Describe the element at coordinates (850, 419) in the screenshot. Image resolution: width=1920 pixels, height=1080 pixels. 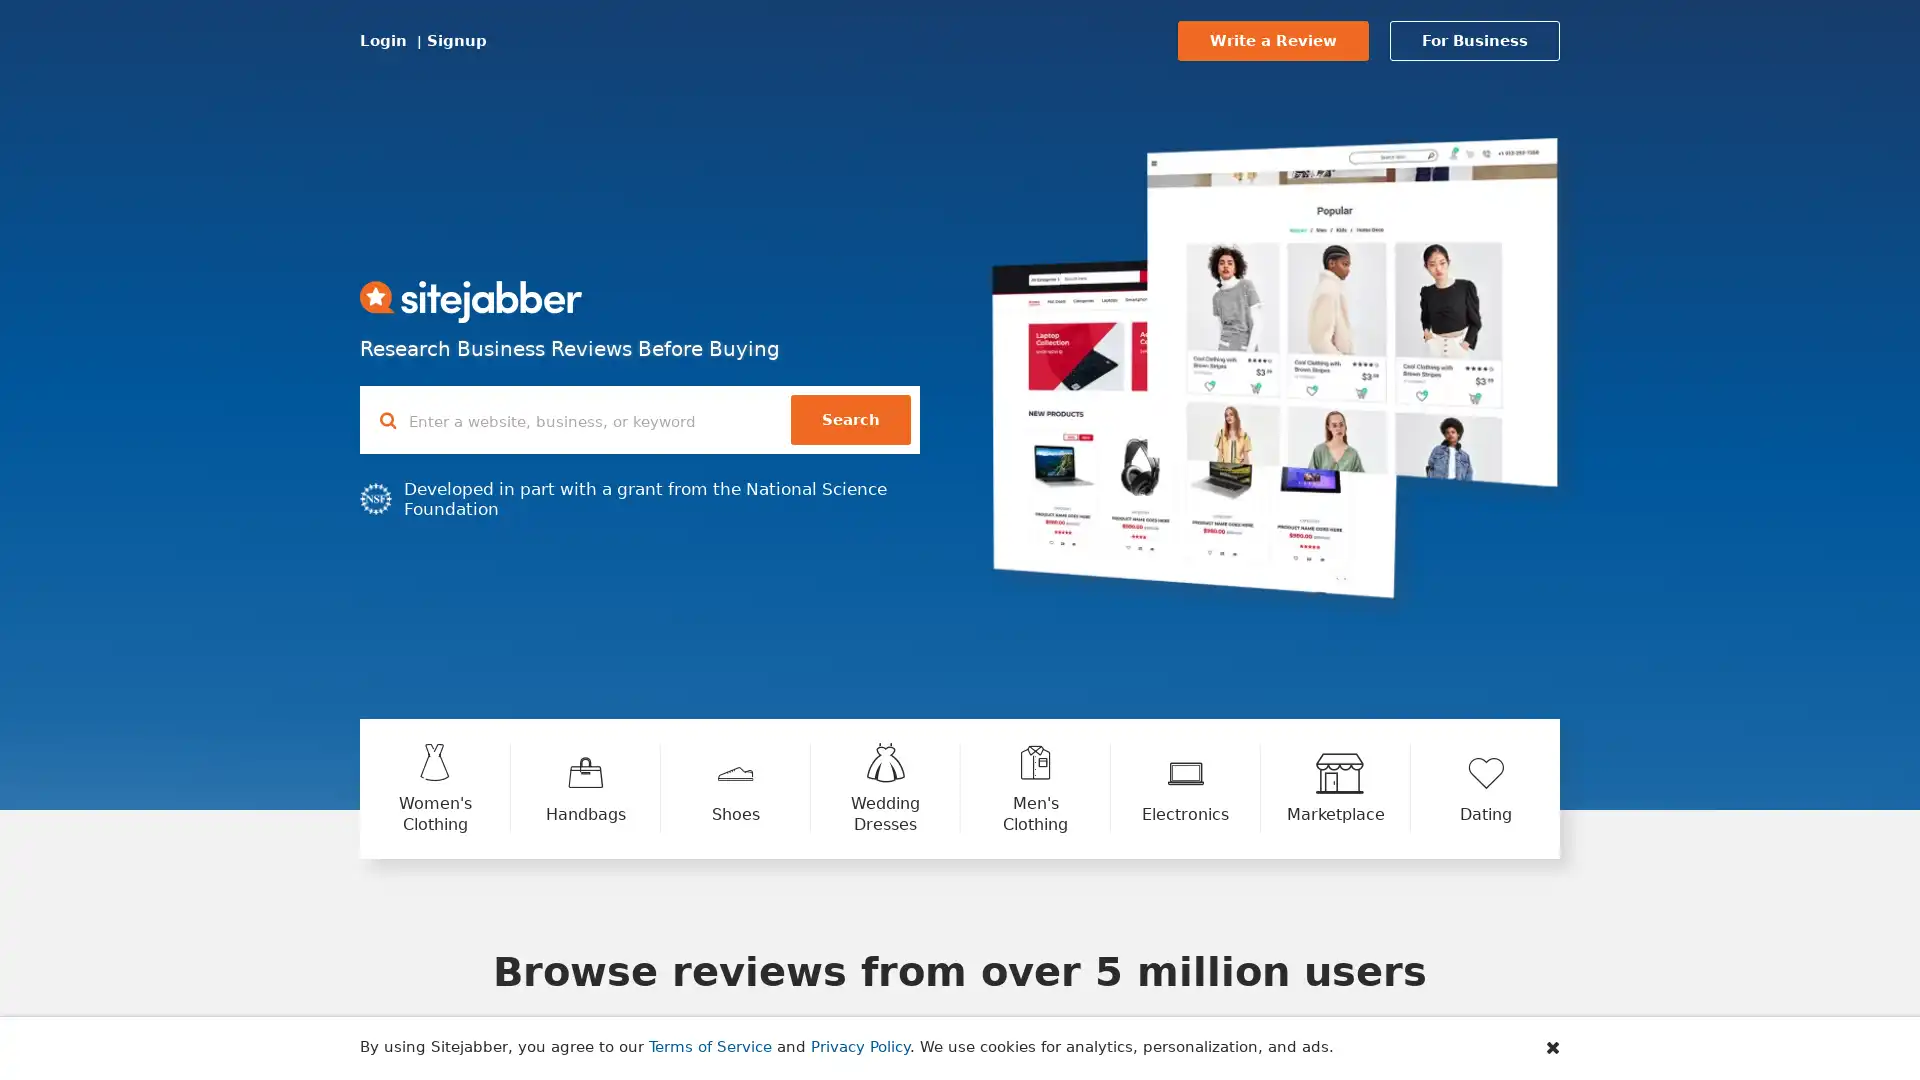
I see `Search` at that location.